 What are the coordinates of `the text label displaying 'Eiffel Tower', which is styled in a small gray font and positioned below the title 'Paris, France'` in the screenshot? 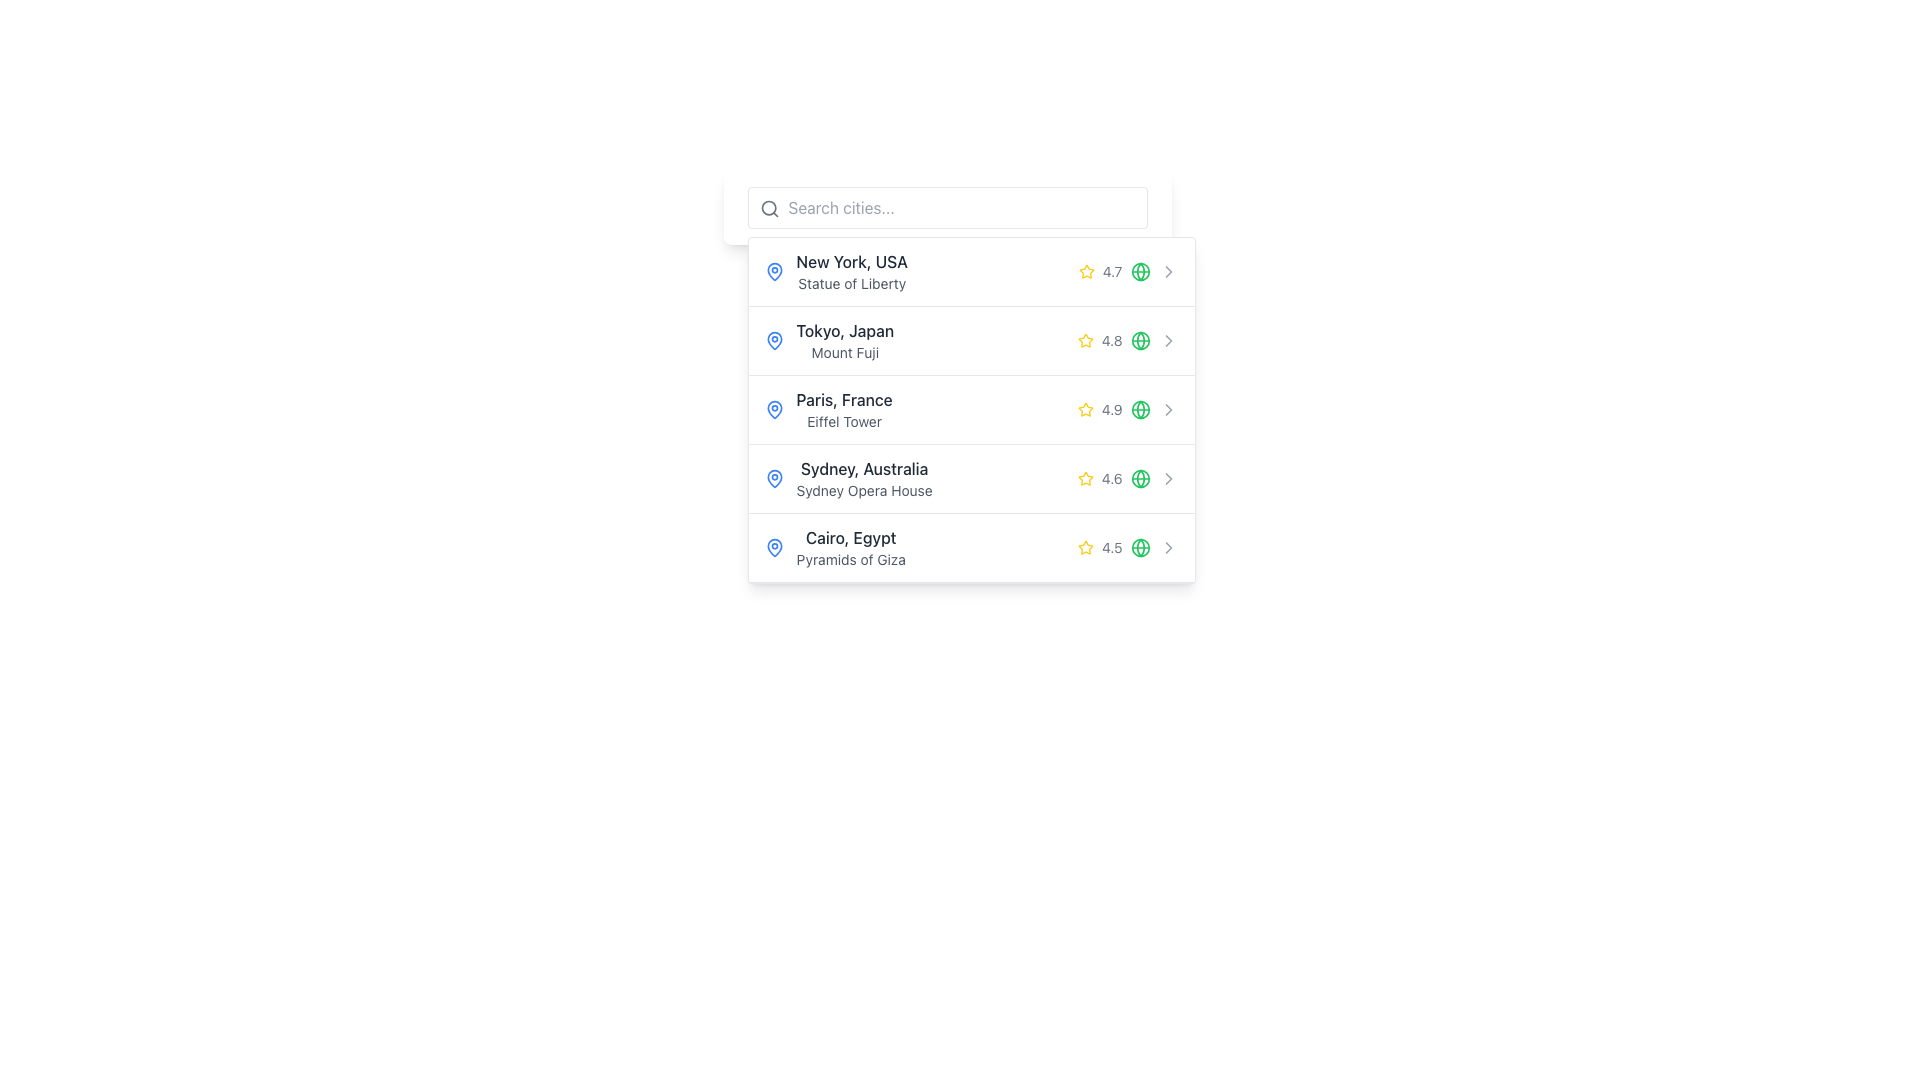 It's located at (844, 420).